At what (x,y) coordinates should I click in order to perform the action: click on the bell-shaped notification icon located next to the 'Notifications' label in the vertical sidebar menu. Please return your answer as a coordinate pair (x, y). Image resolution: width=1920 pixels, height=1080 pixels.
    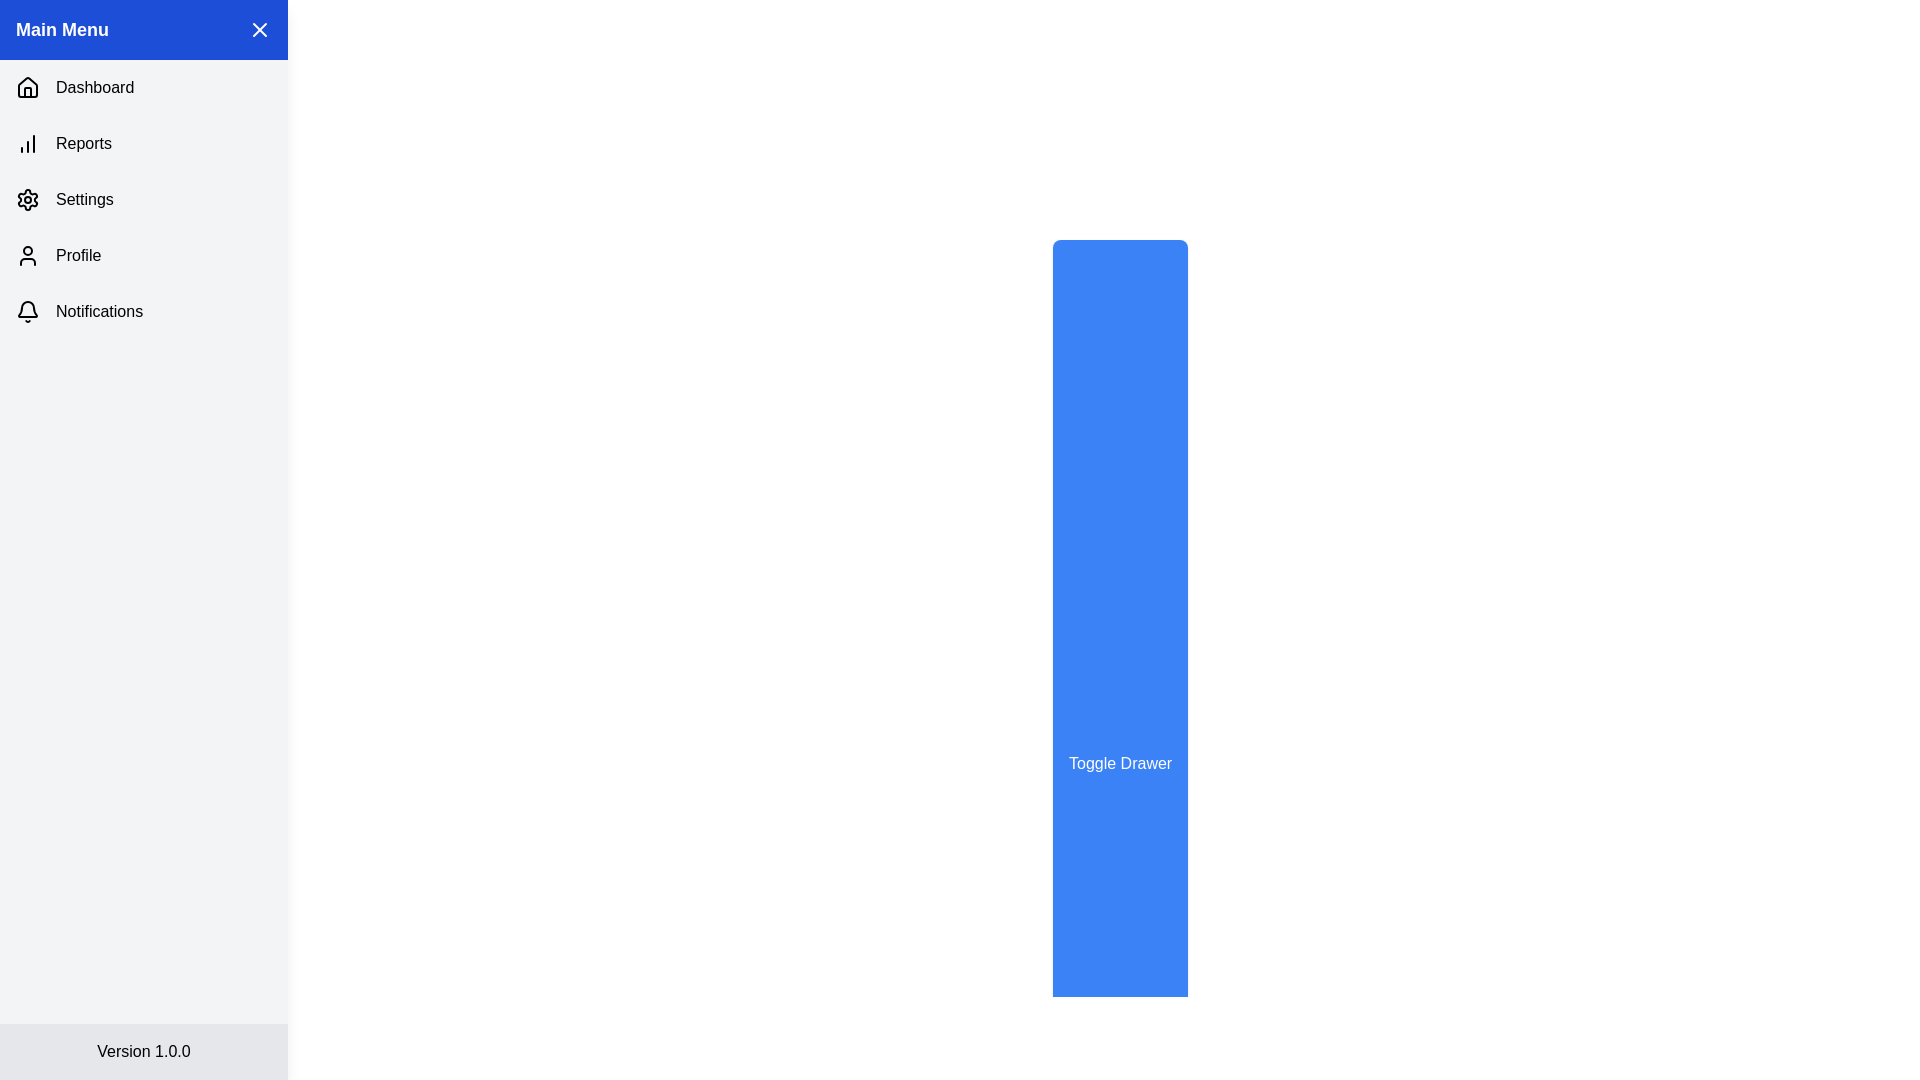
    Looking at the image, I should click on (28, 312).